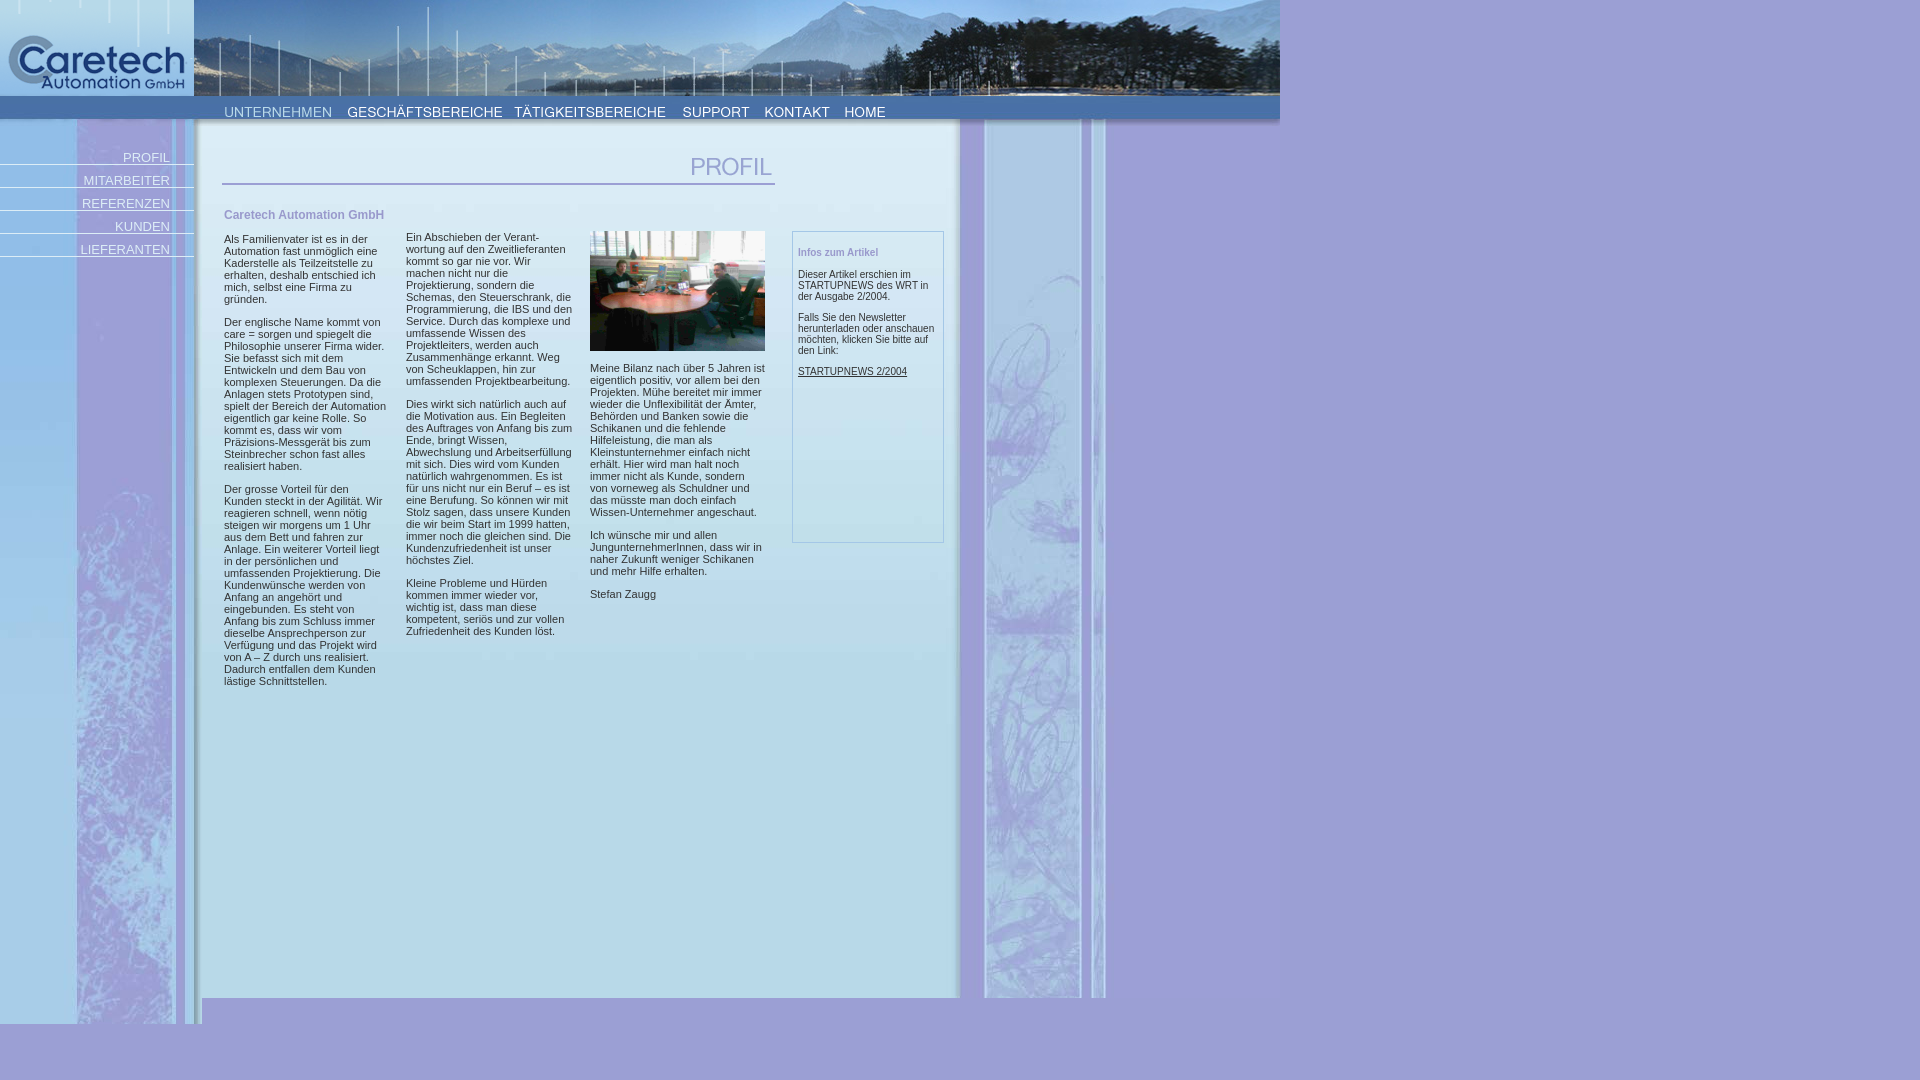 Image resolution: width=1920 pixels, height=1080 pixels. I want to click on 'STARTUPNEWS 2/2004', so click(852, 371).